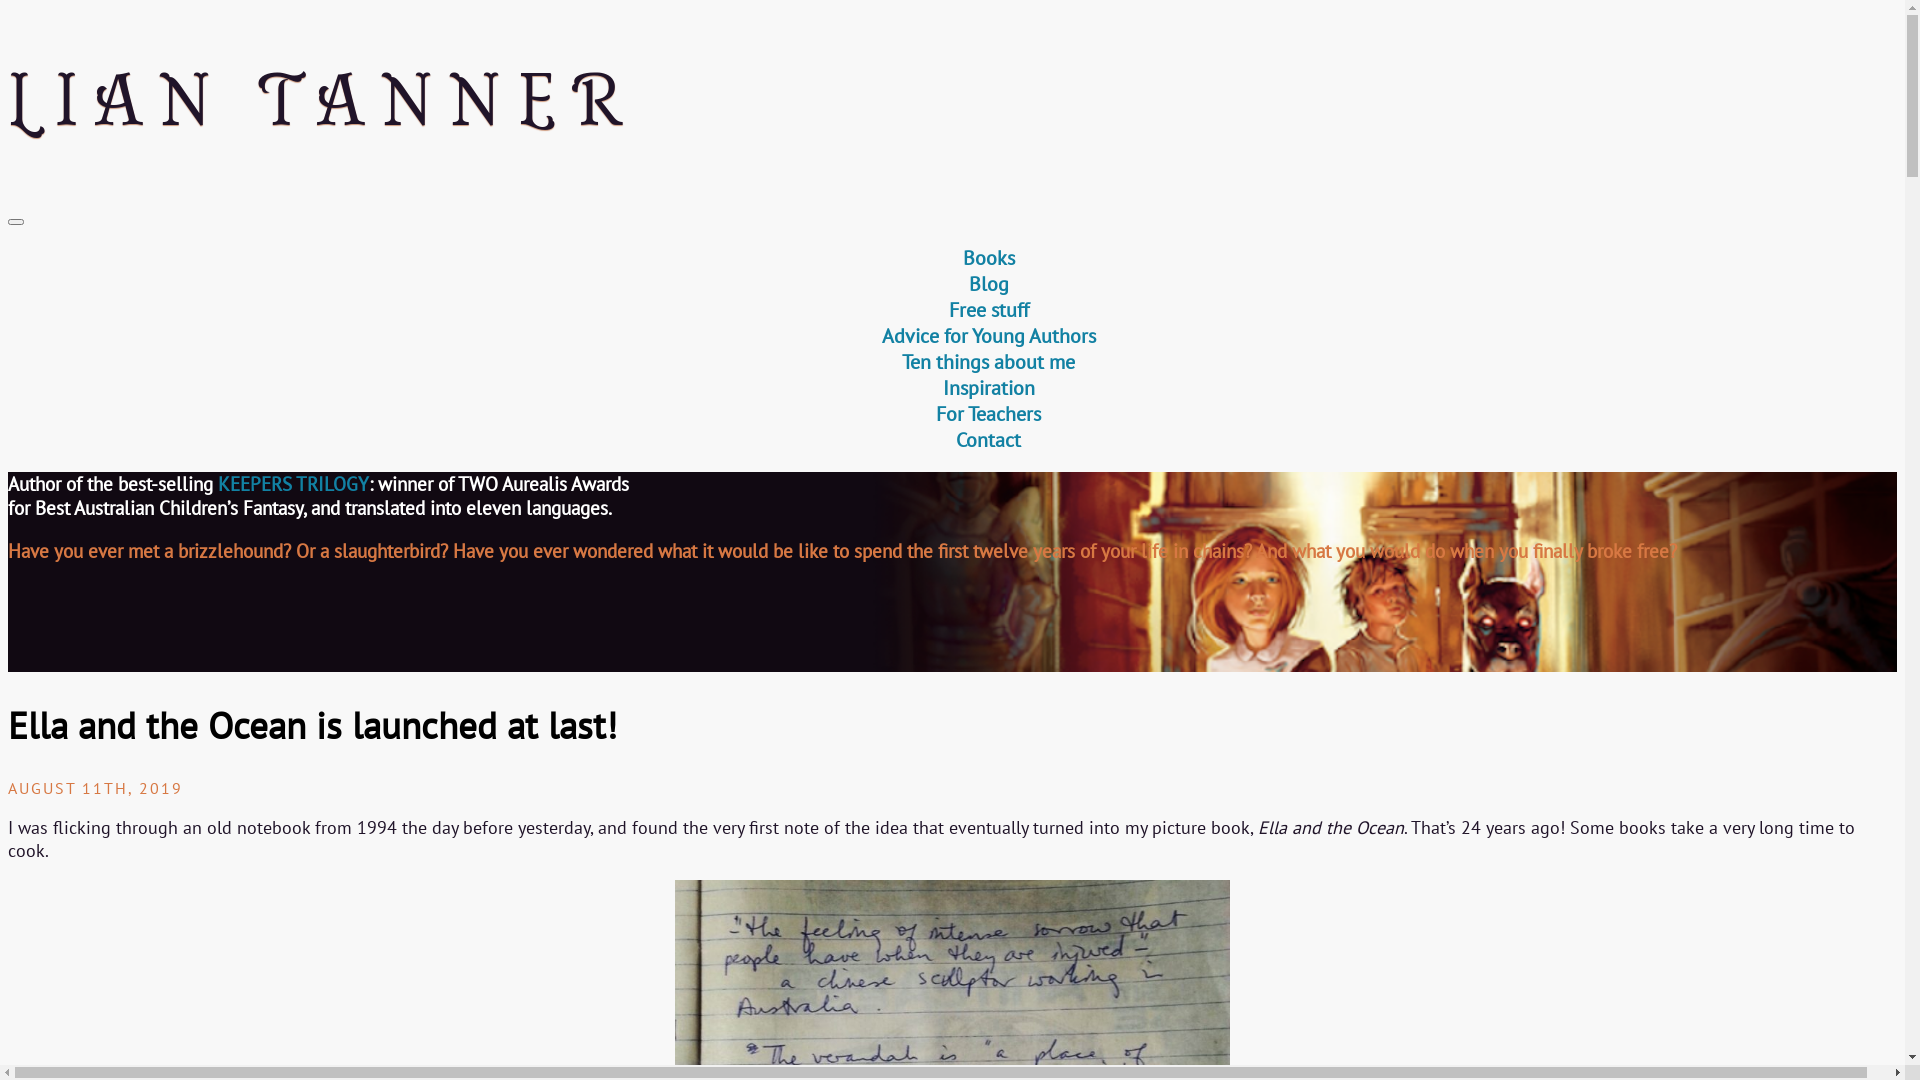  Describe the element at coordinates (988, 388) in the screenshot. I see `'Inspiration'` at that location.